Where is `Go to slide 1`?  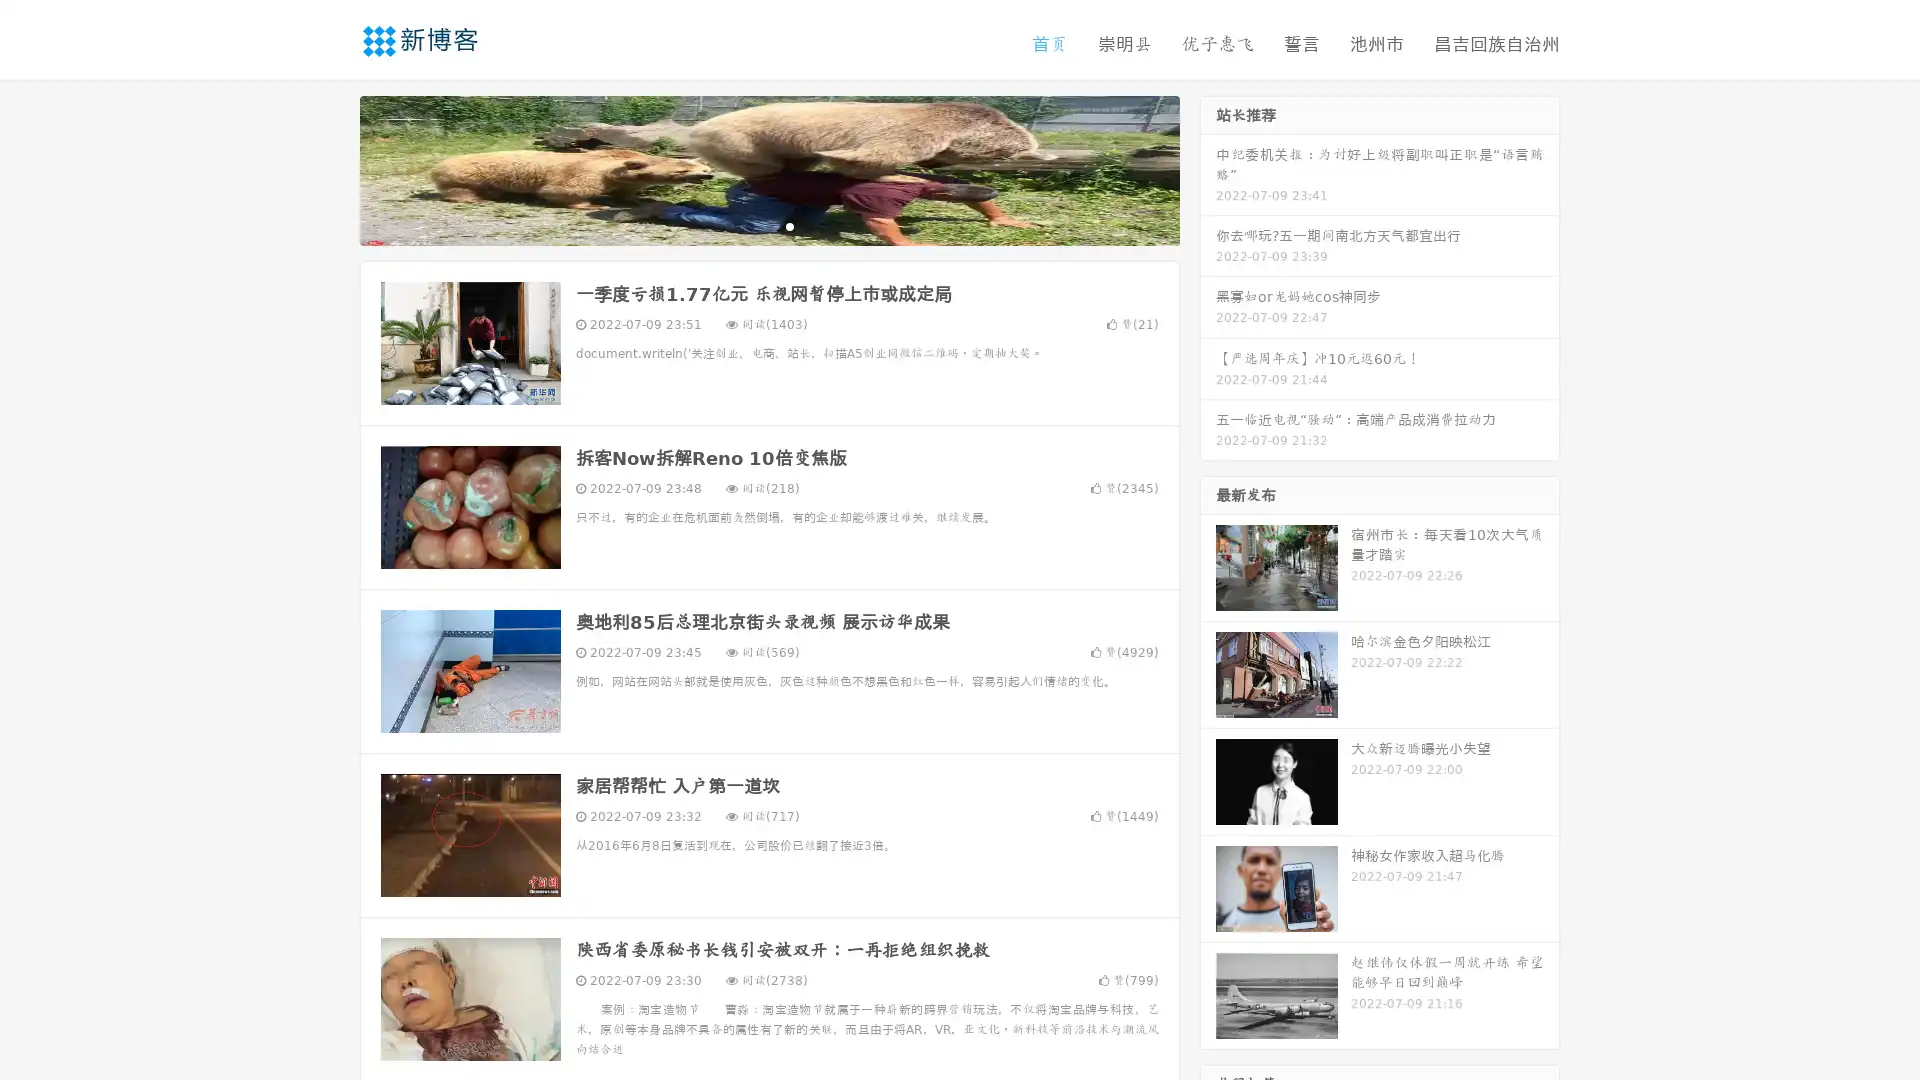
Go to slide 1 is located at coordinates (748, 225).